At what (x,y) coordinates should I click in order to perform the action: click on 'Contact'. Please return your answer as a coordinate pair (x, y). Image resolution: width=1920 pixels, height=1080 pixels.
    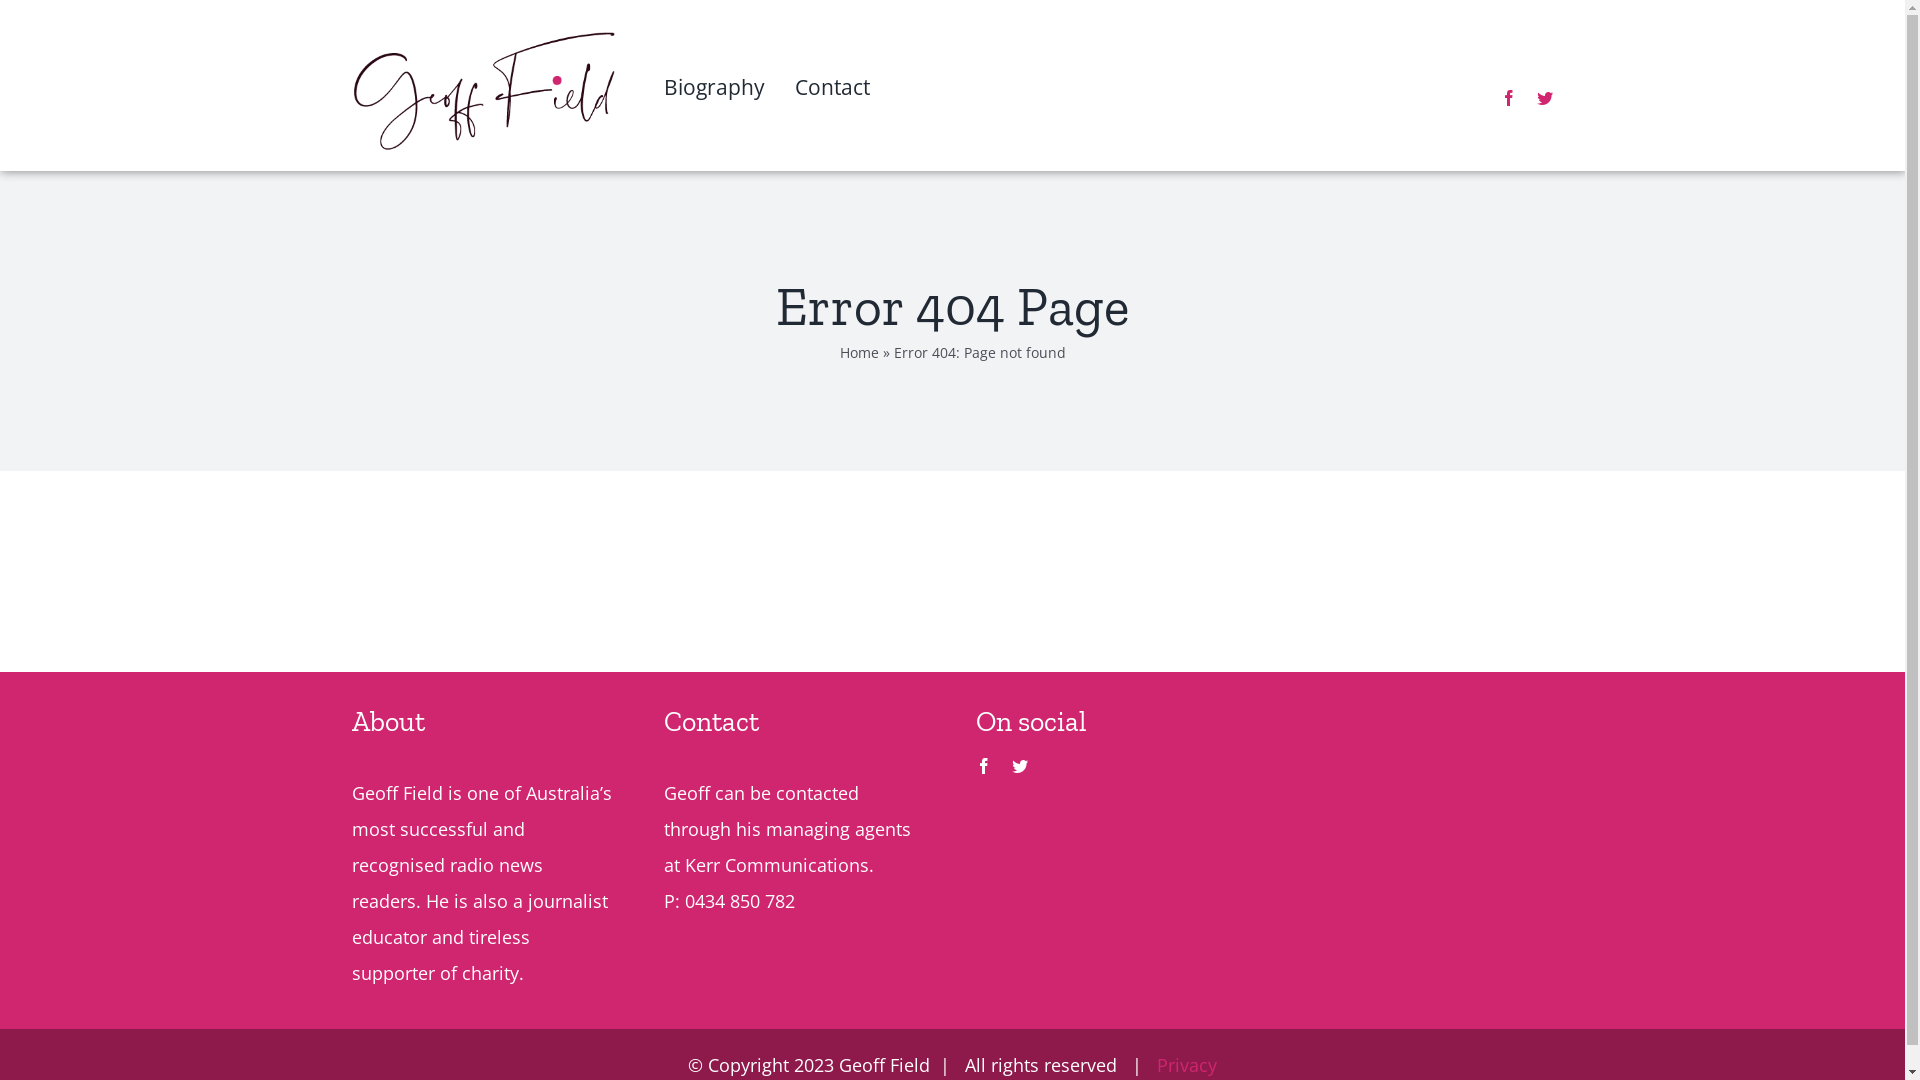
    Looking at the image, I should click on (832, 118).